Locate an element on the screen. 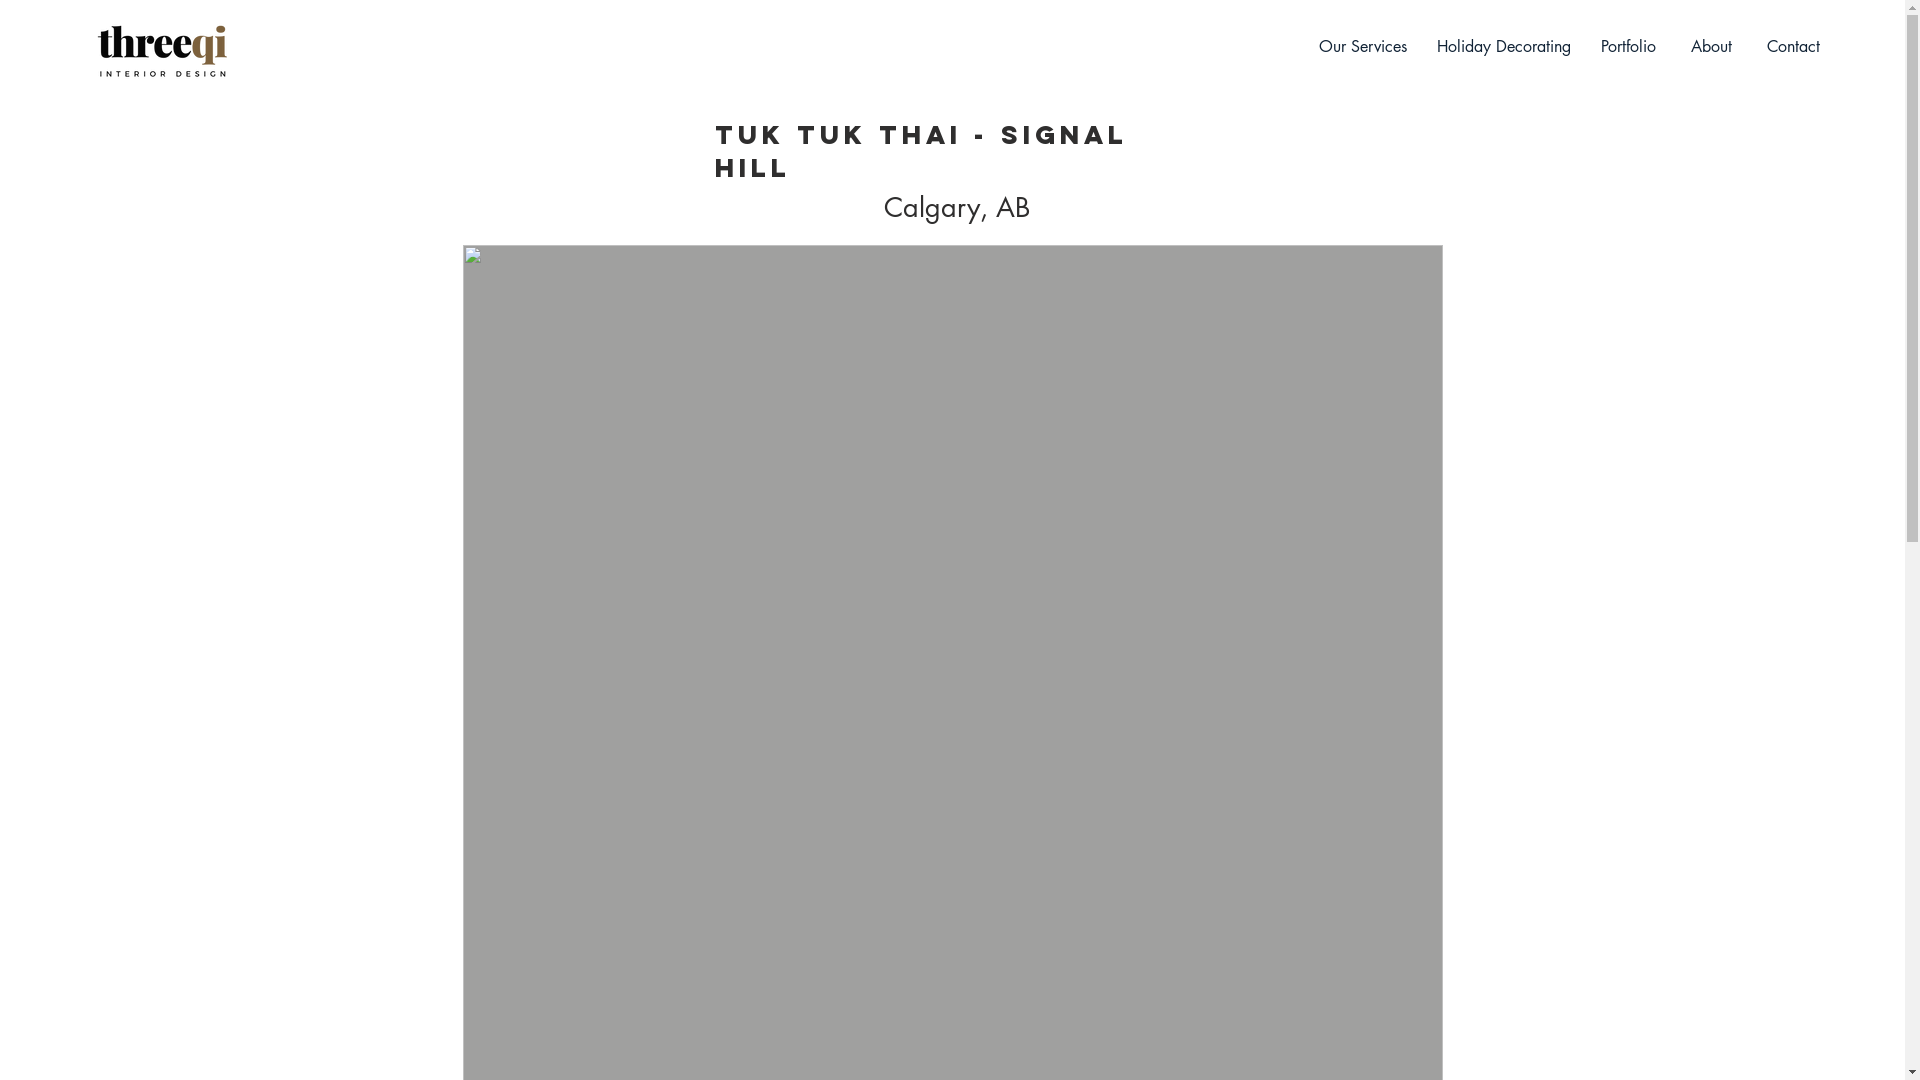 The width and height of the screenshot is (1920, 1080). 'Portfolio' is located at coordinates (1628, 45).